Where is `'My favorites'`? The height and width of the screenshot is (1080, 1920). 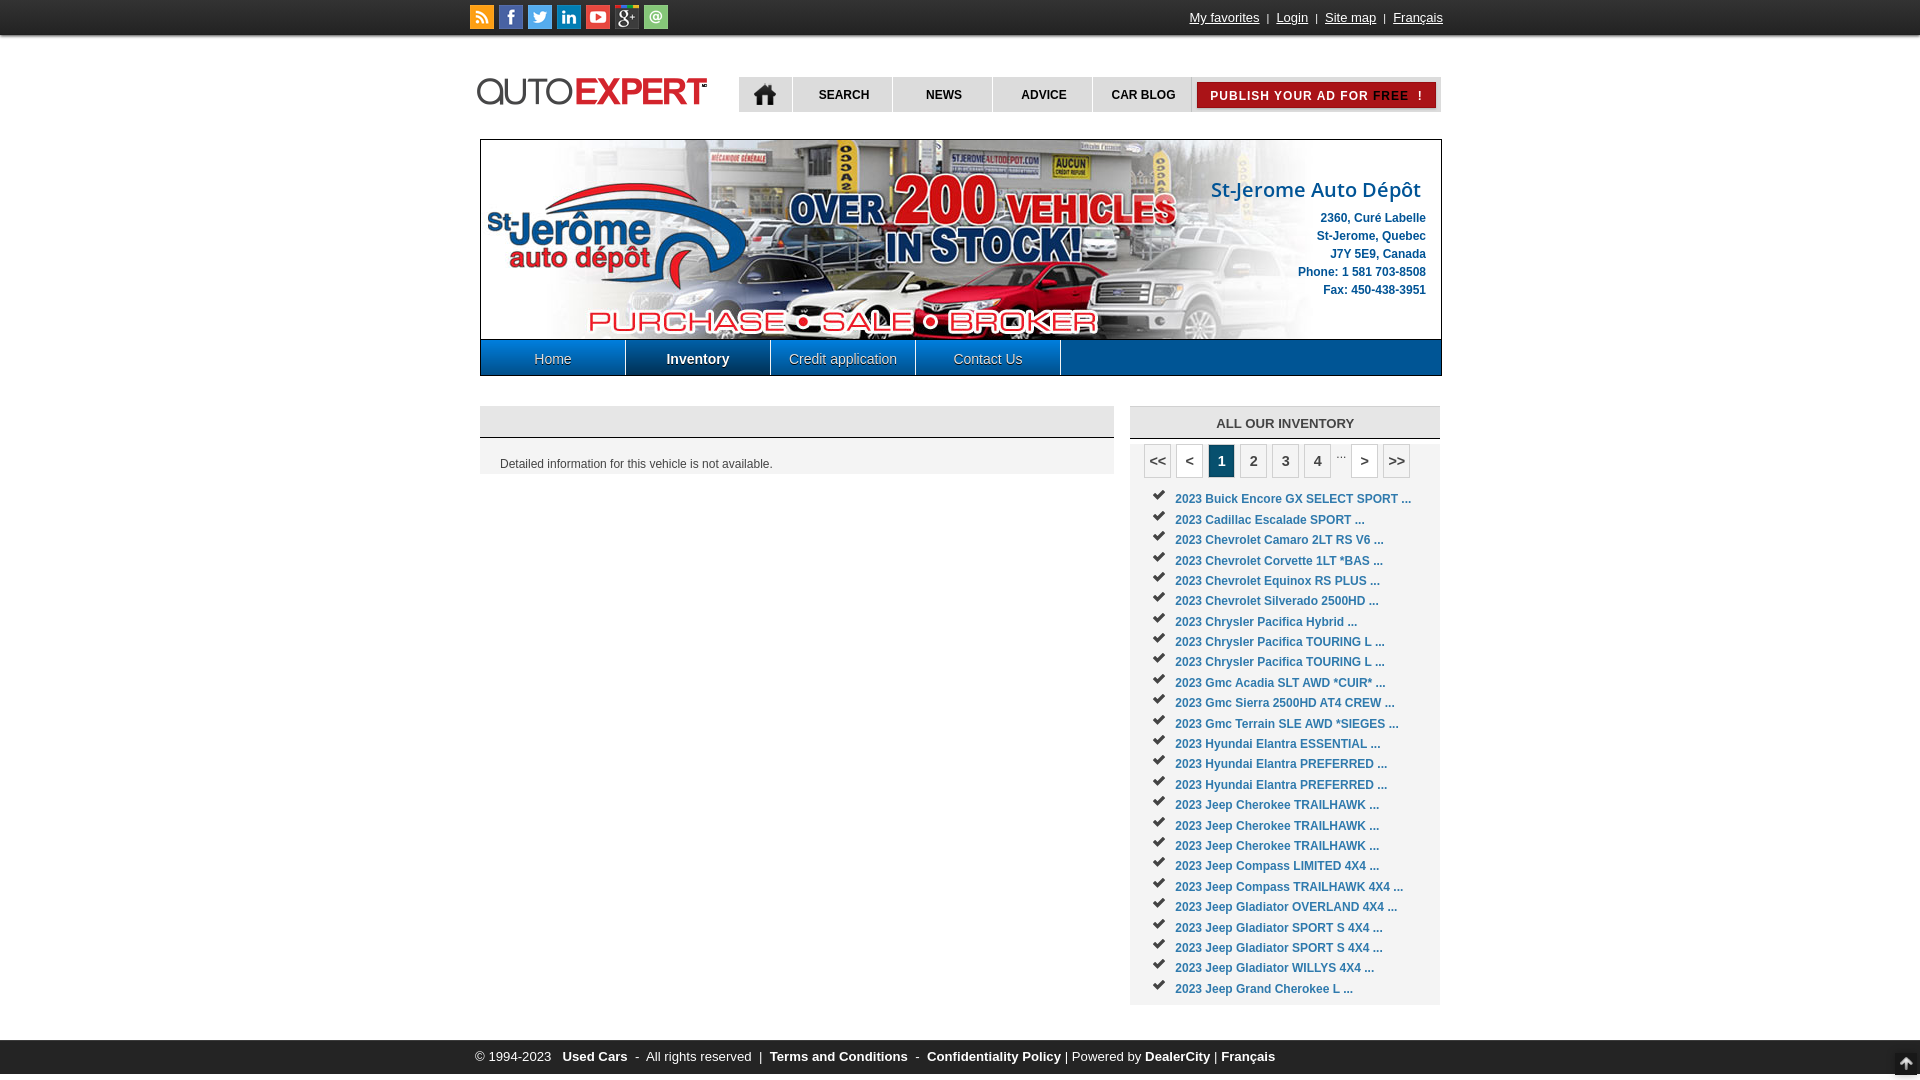 'My favorites' is located at coordinates (1223, 17).